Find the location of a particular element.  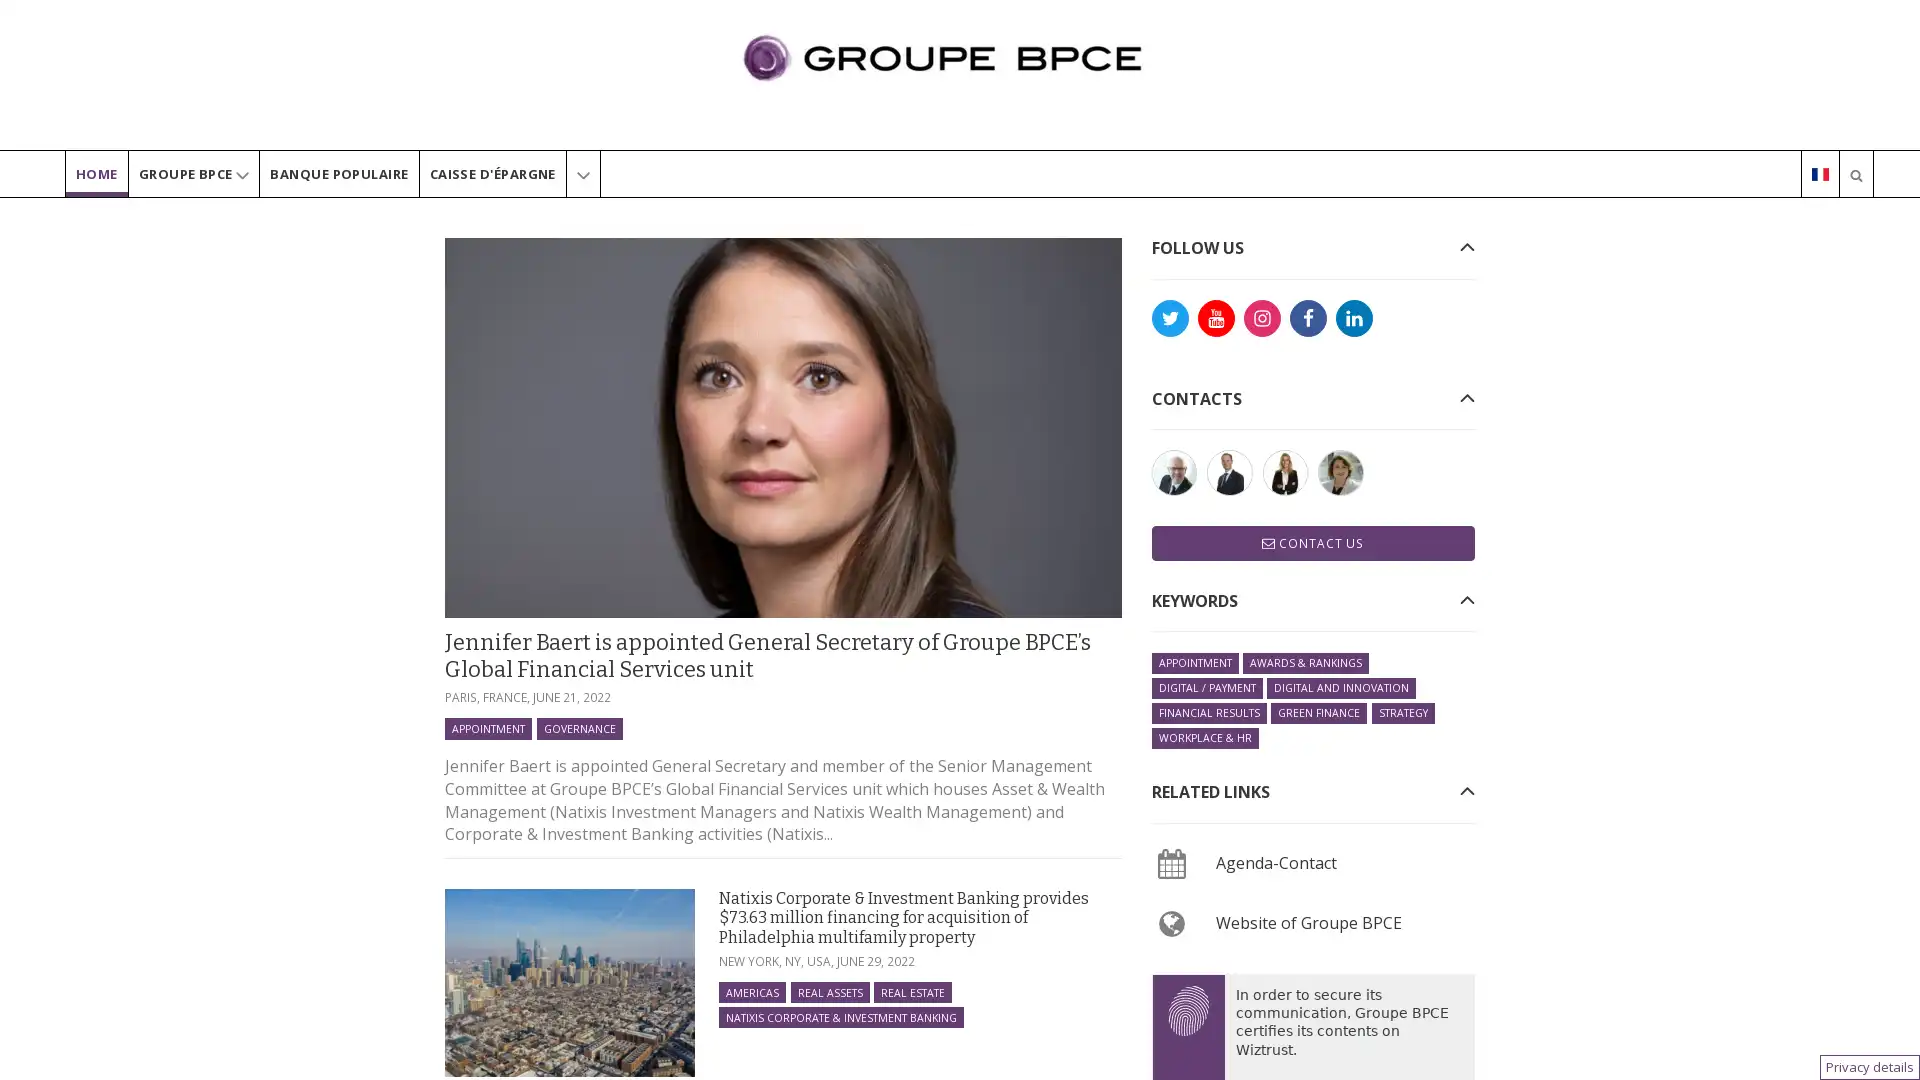

KEYWORDS is located at coordinates (1194, 599).